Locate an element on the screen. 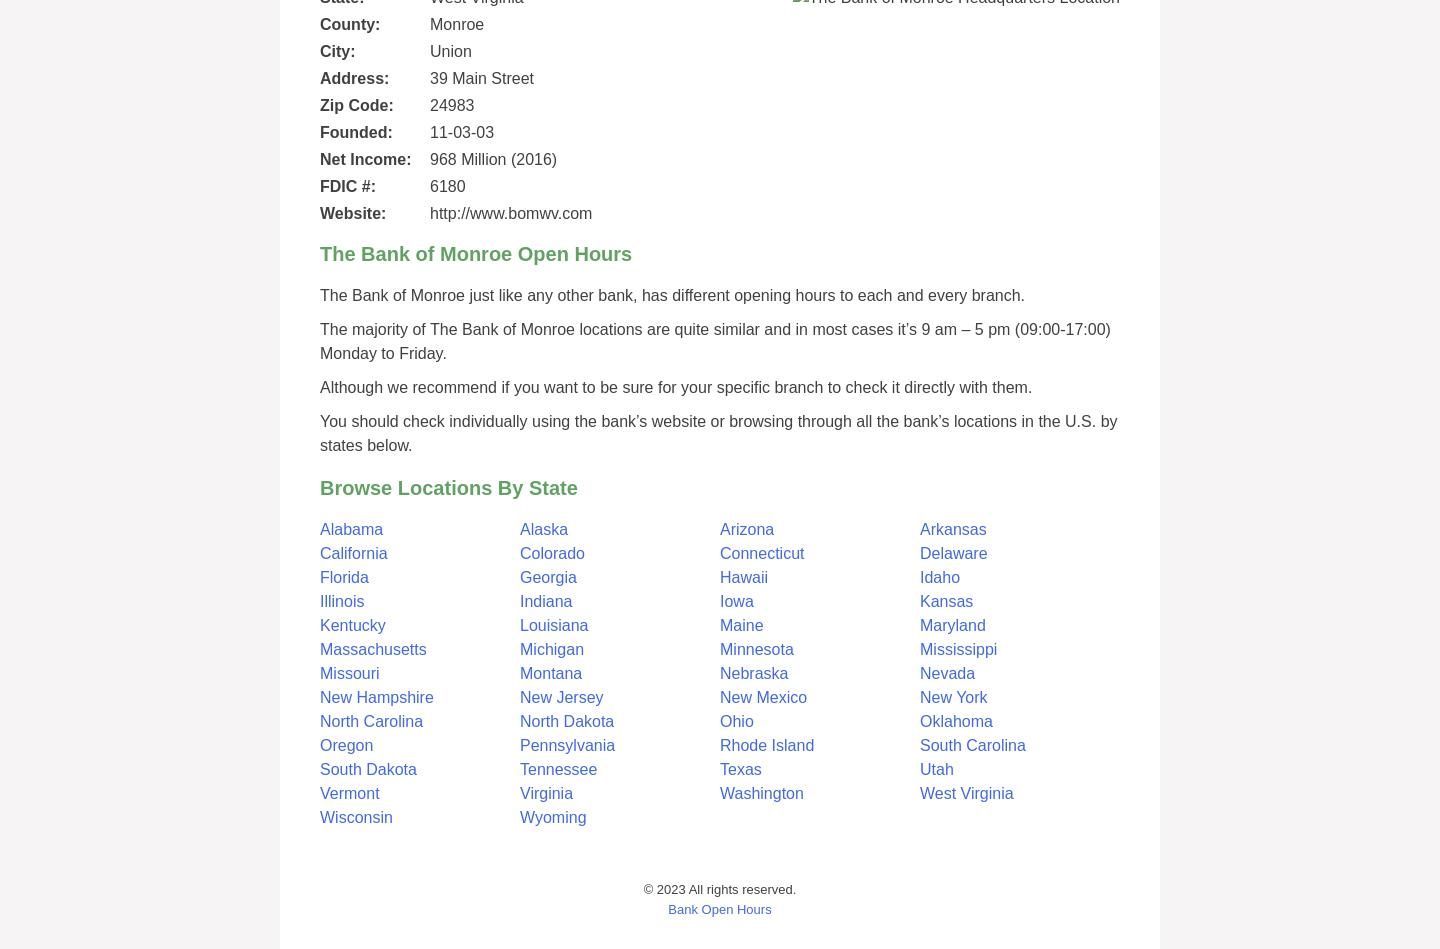 This screenshot has height=949, width=1440. 'Florida' is located at coordinates (344, 576).